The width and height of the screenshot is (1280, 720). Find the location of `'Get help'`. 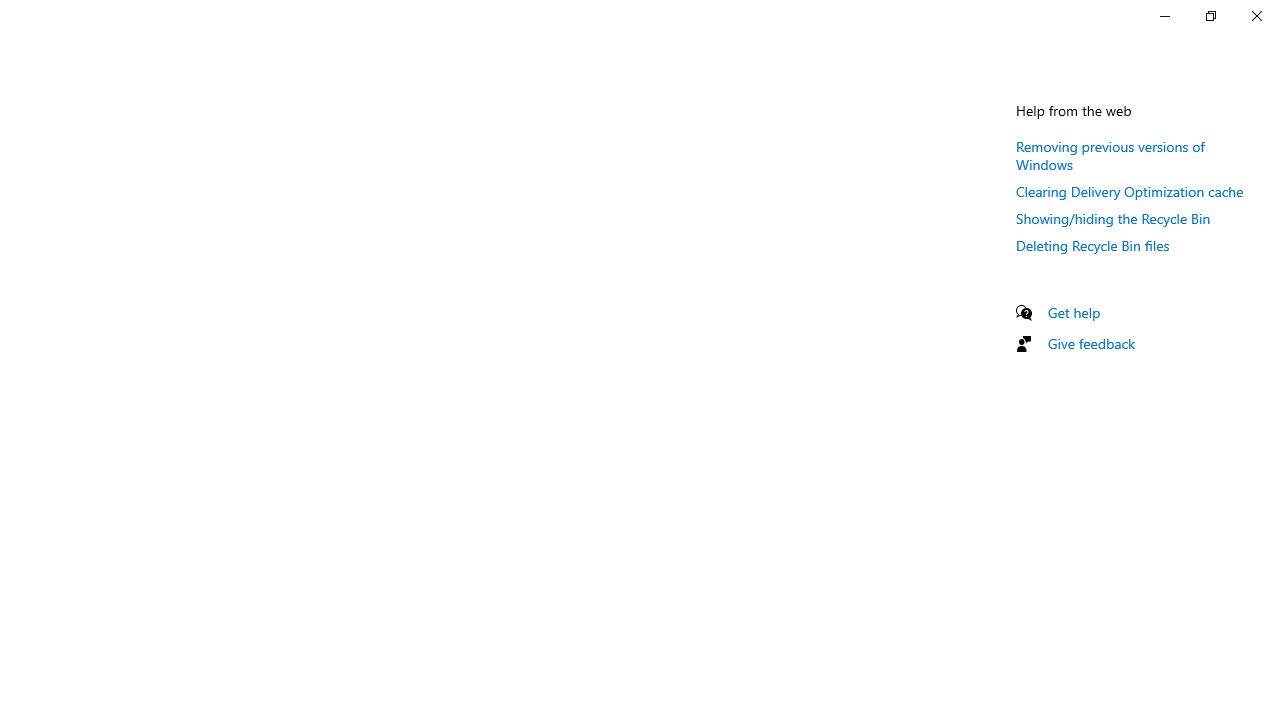

'Get help' is located at coordinates (1073, 312).